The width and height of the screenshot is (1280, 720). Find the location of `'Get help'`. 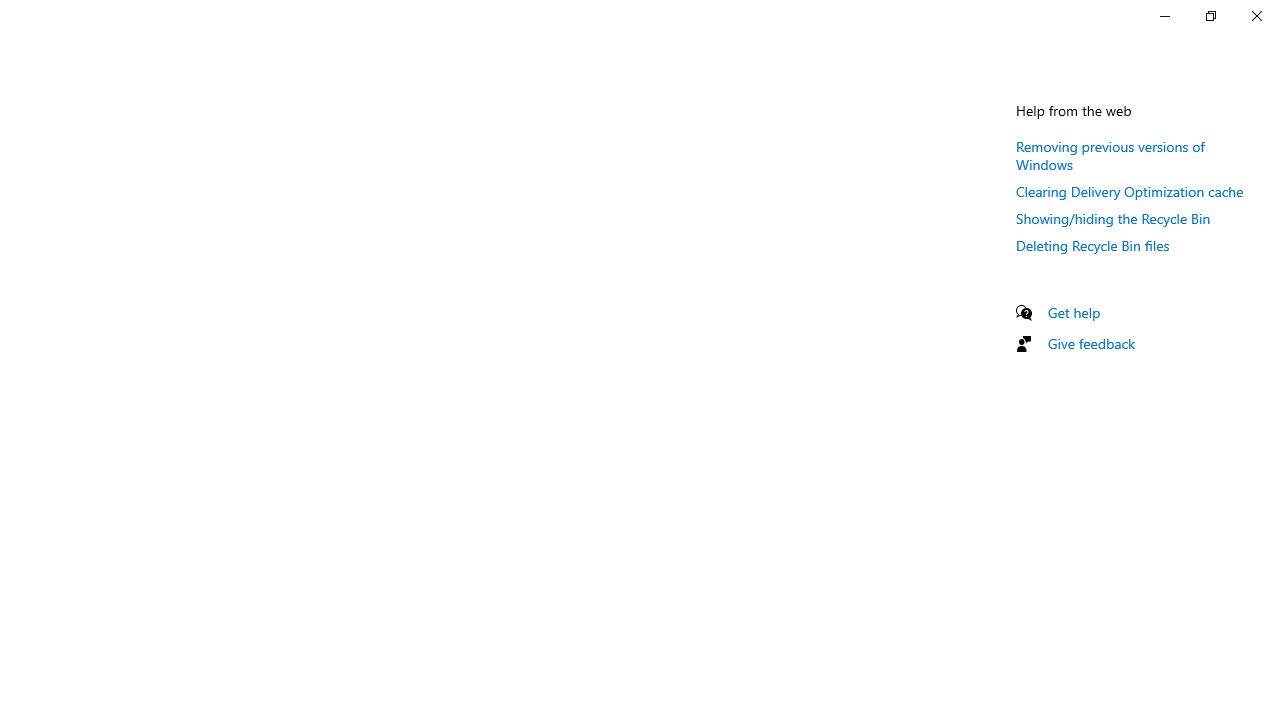

'Get help' is located at coordinates (1073, 312).